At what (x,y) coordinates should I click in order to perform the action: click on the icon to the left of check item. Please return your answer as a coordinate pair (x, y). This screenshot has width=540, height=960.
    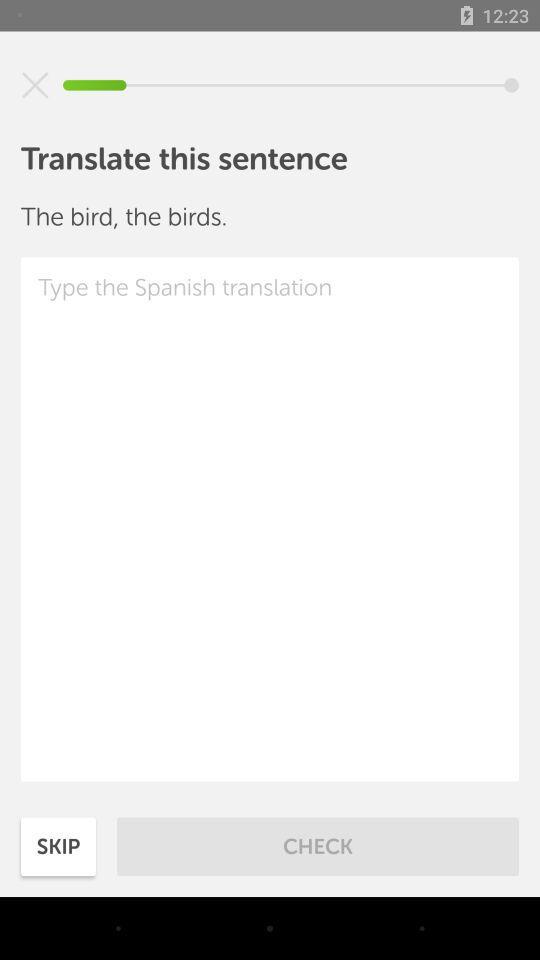
    Looking at the image, I should click on (58, 845).